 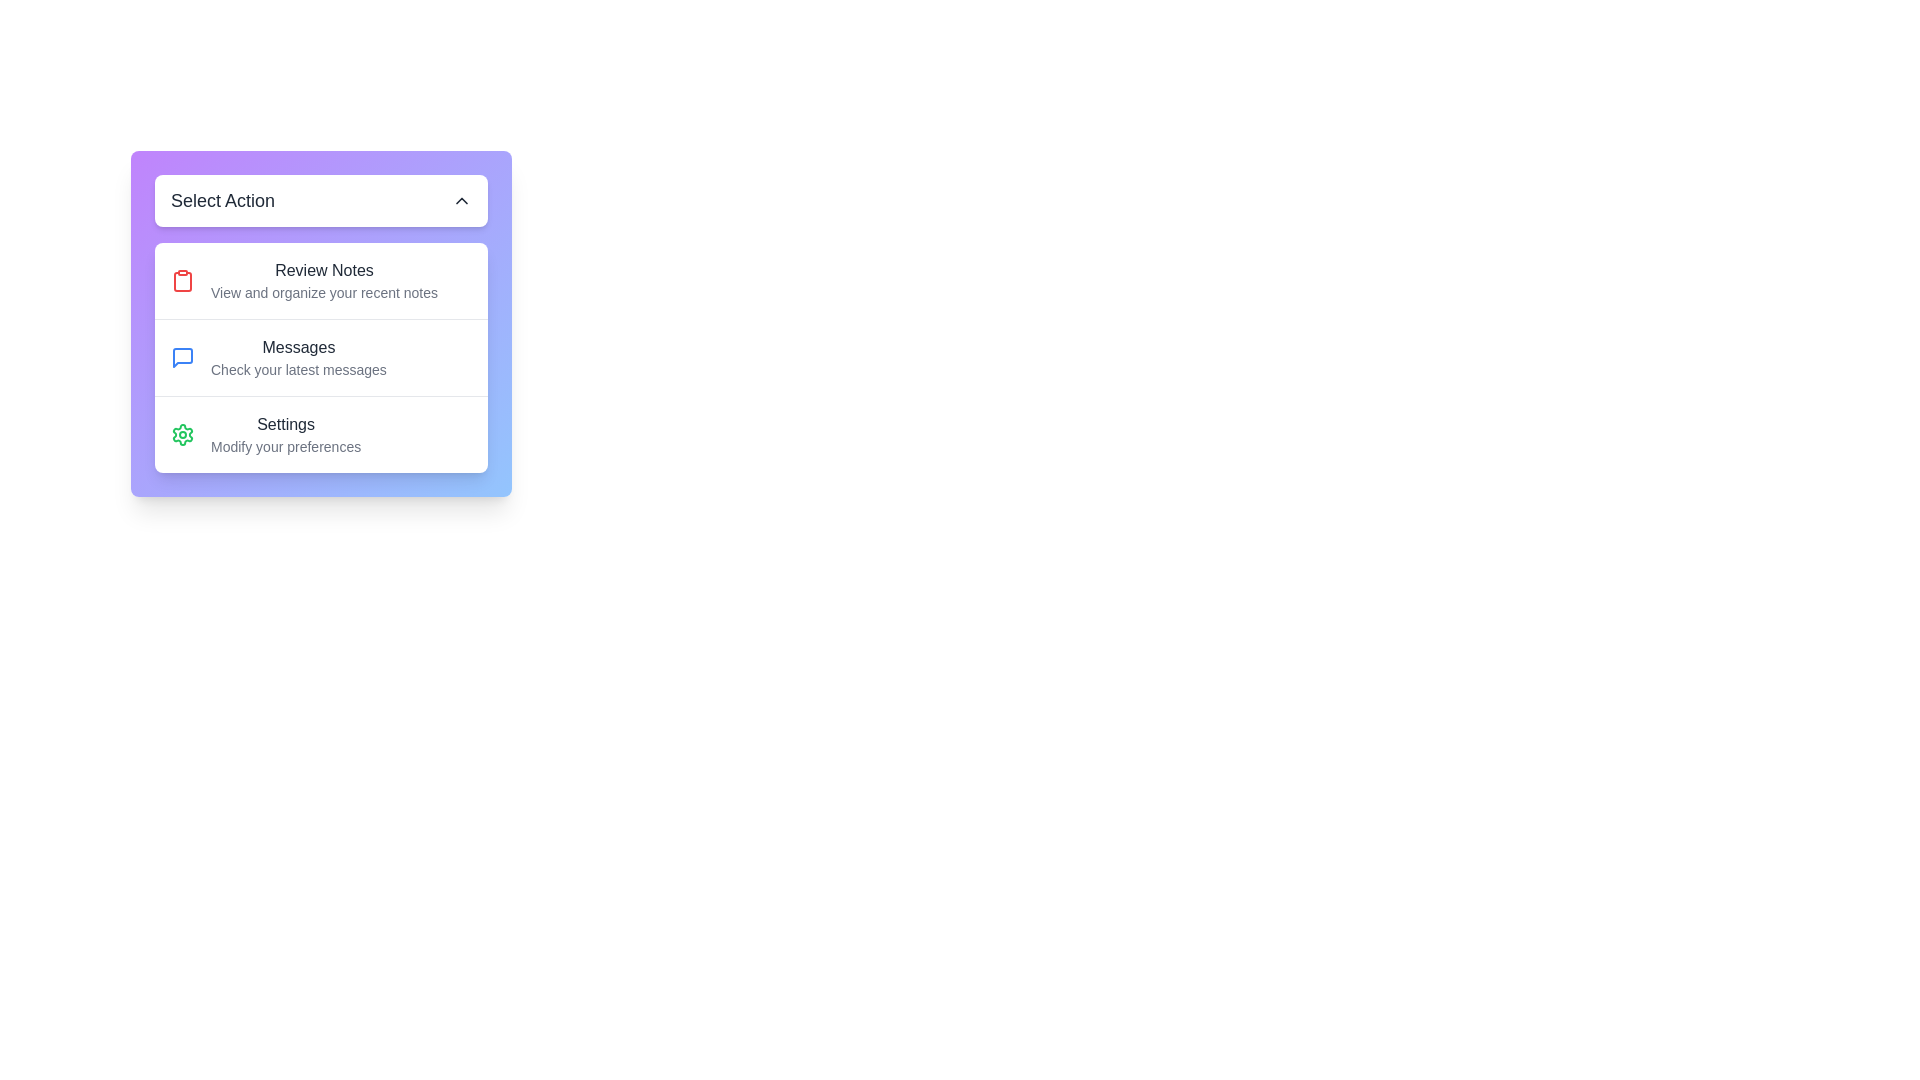 What do you see at coordinates (321, 356) in the screenshot?
I see `the second menu item in the vertical list of options` at bounding box center [321, 356].